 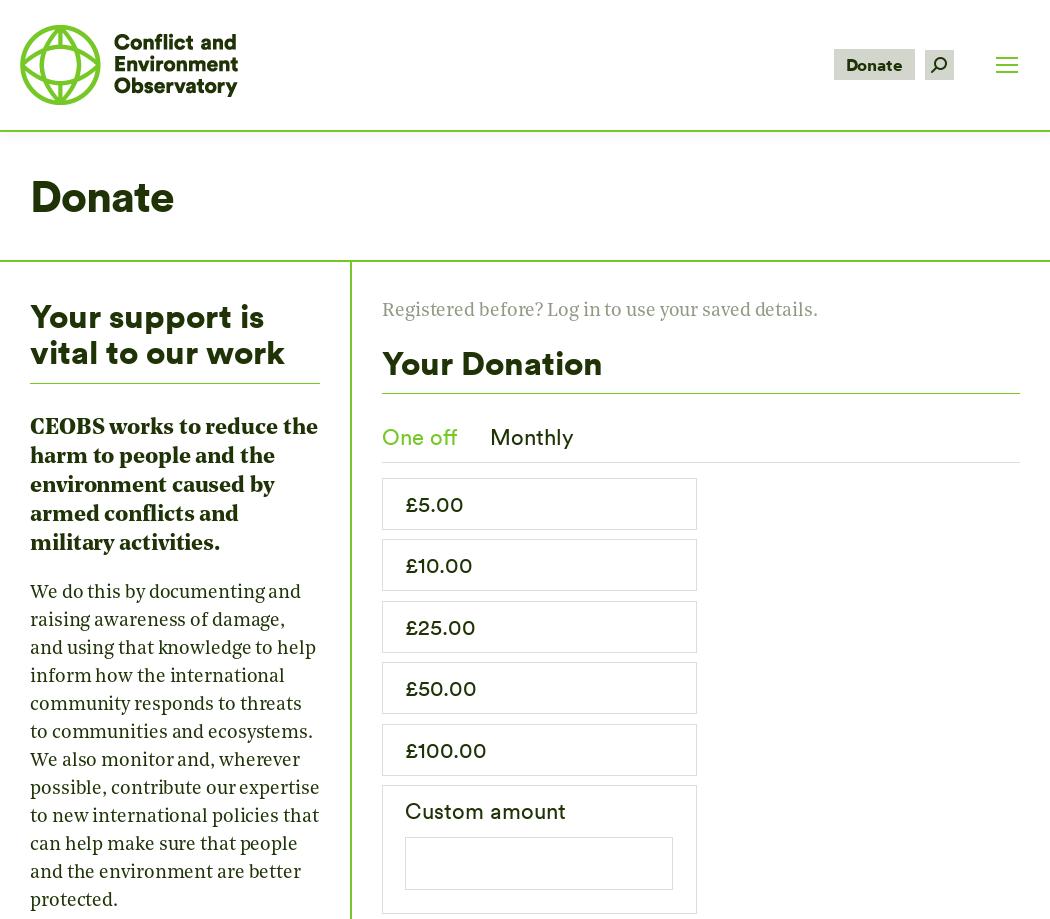 I want to click on '£50.00', so click(x=440, y=686).